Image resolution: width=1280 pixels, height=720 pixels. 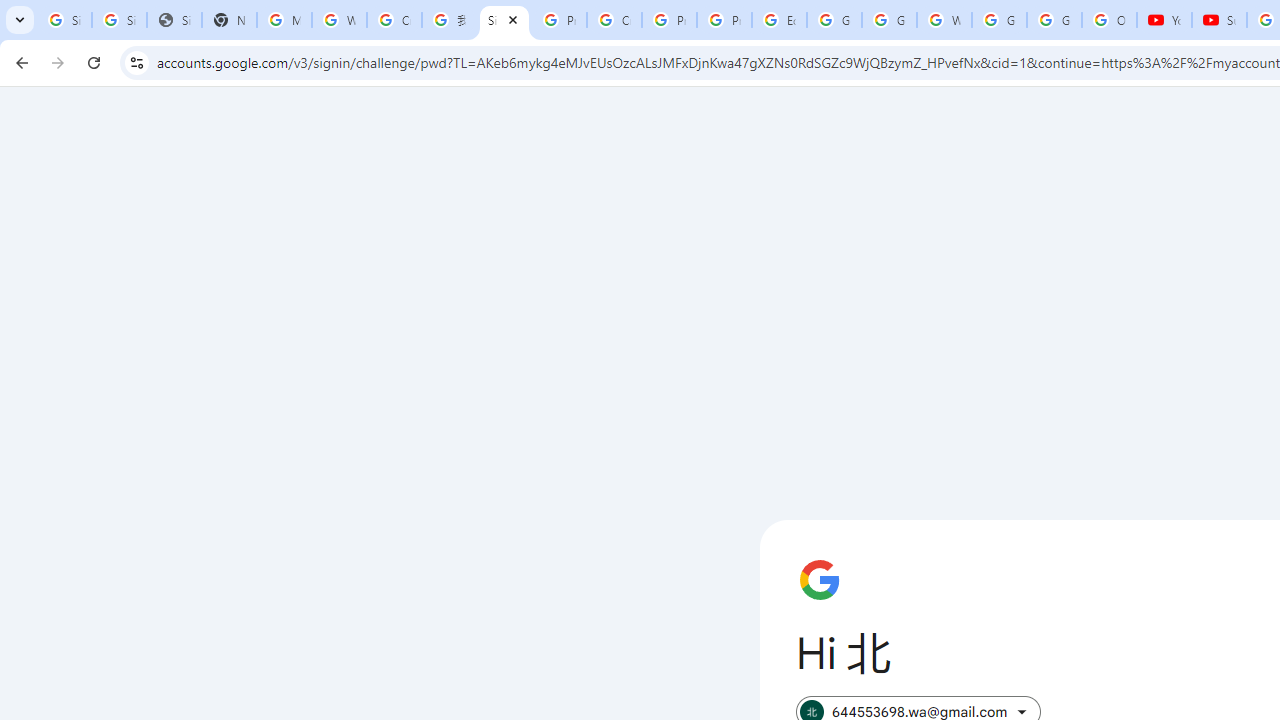 I want to click on 'New Tab', so click(x=229, y=20).